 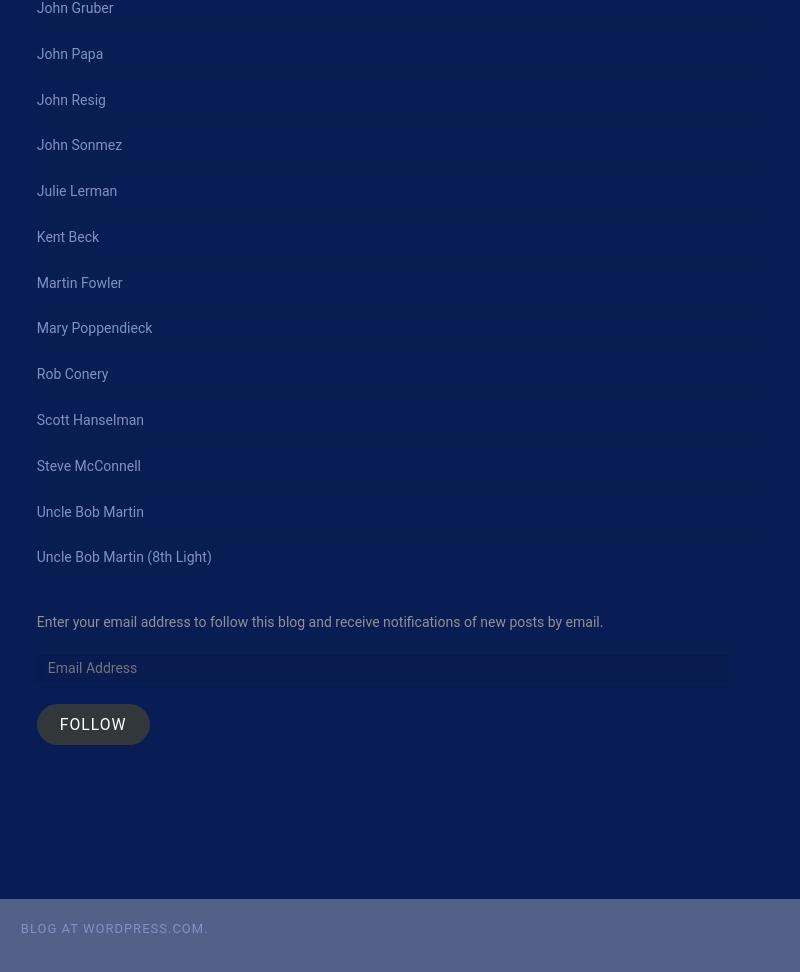 What do you see at coordinates (35, 281) in the screenshot?
I see `'Martin Fowler'` at bounding box center [35, 281].